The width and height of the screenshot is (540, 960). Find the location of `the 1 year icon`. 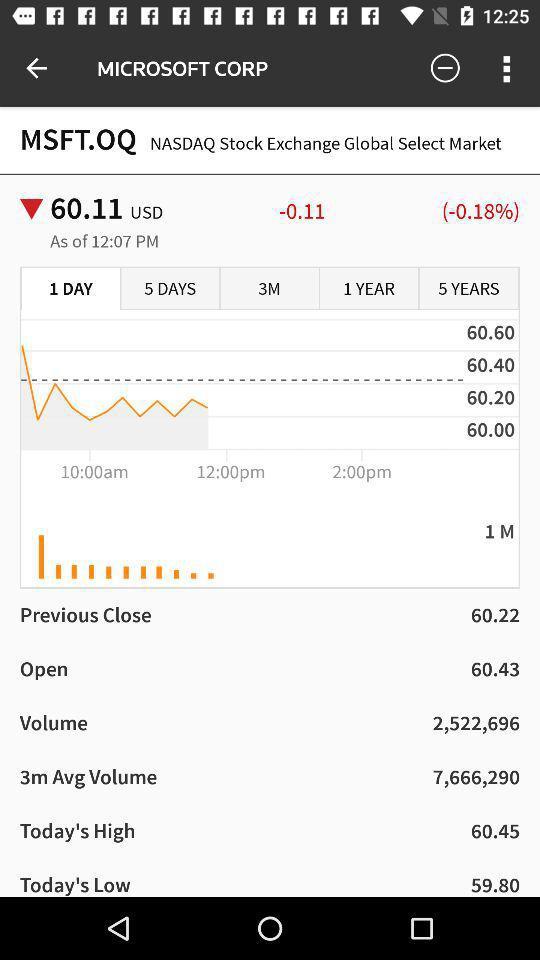

the 1 year icon is located at coordinates (368, 288).